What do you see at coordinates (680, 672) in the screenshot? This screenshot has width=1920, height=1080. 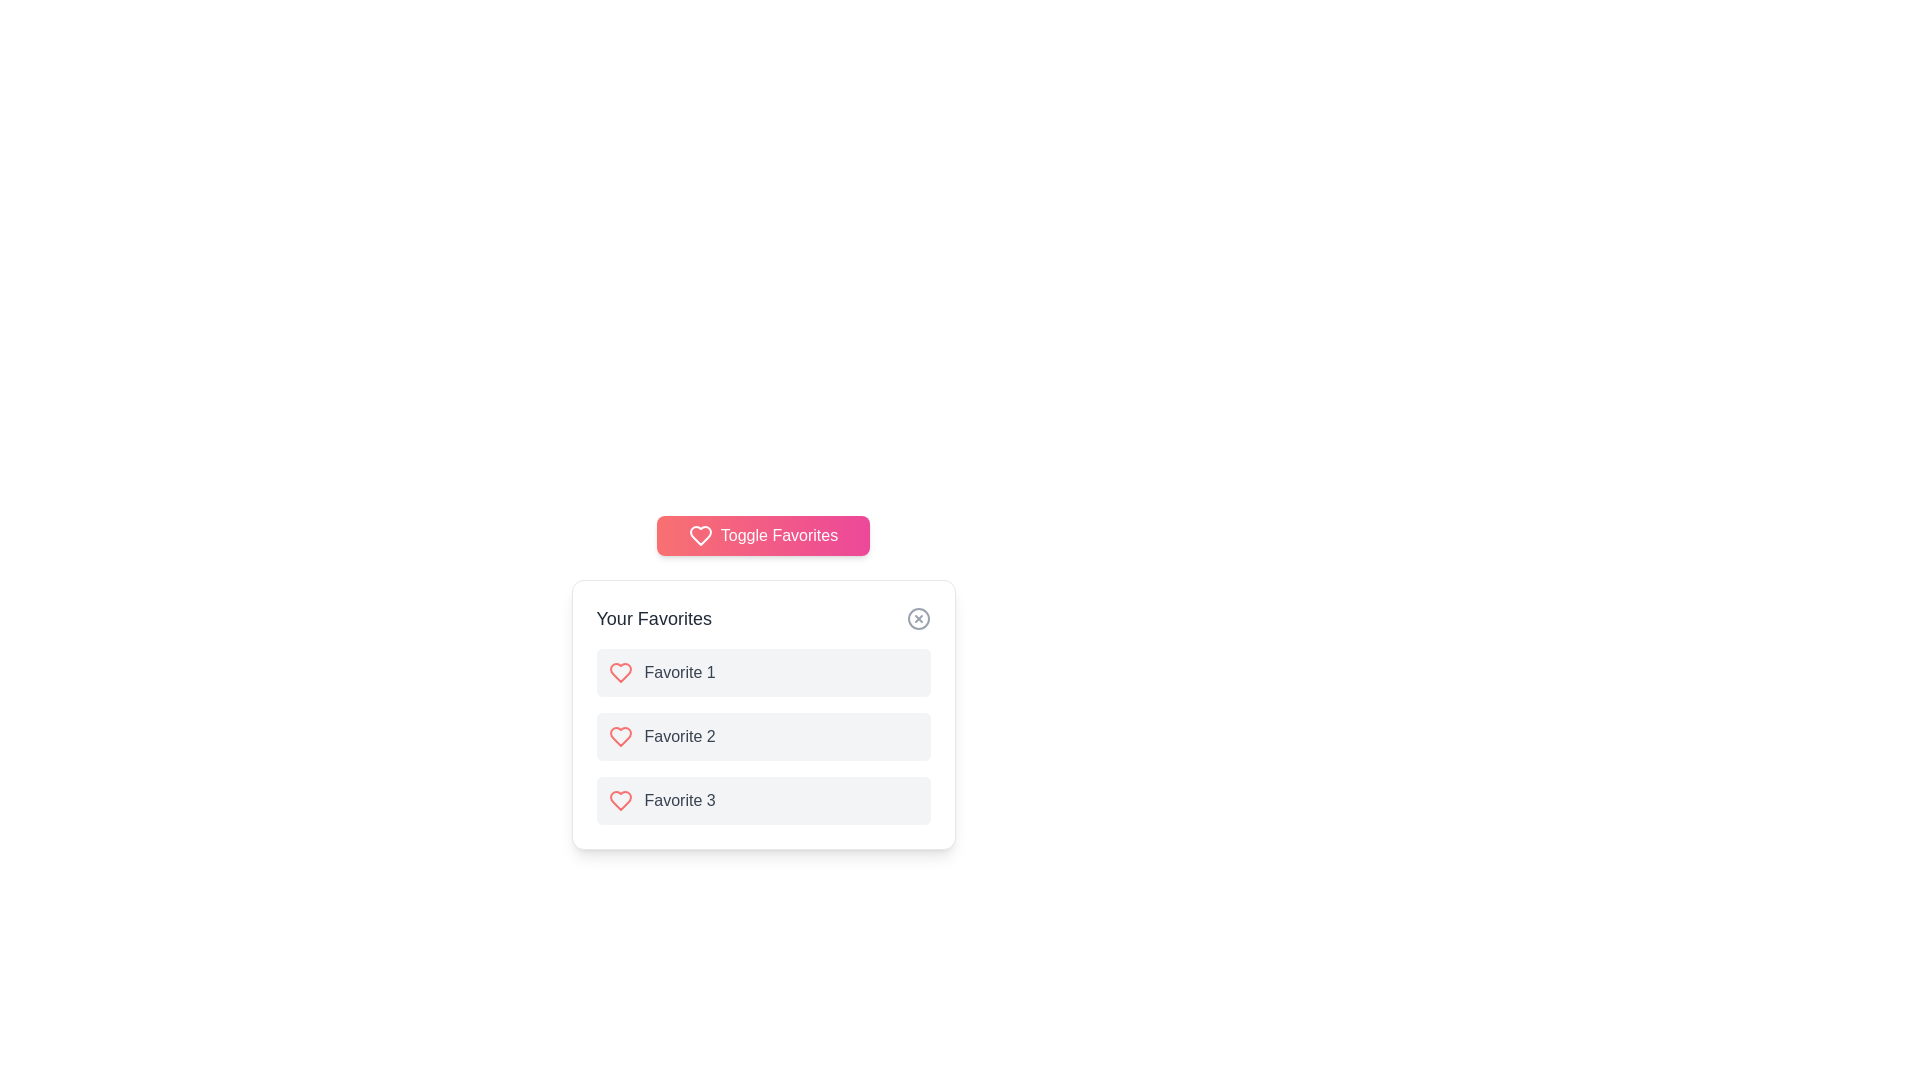 I see `the text label 'Favorite 1', which is styled in dark gray and located next to a heart icon in the first item of a favorites list` at bounding box center [680, 672].